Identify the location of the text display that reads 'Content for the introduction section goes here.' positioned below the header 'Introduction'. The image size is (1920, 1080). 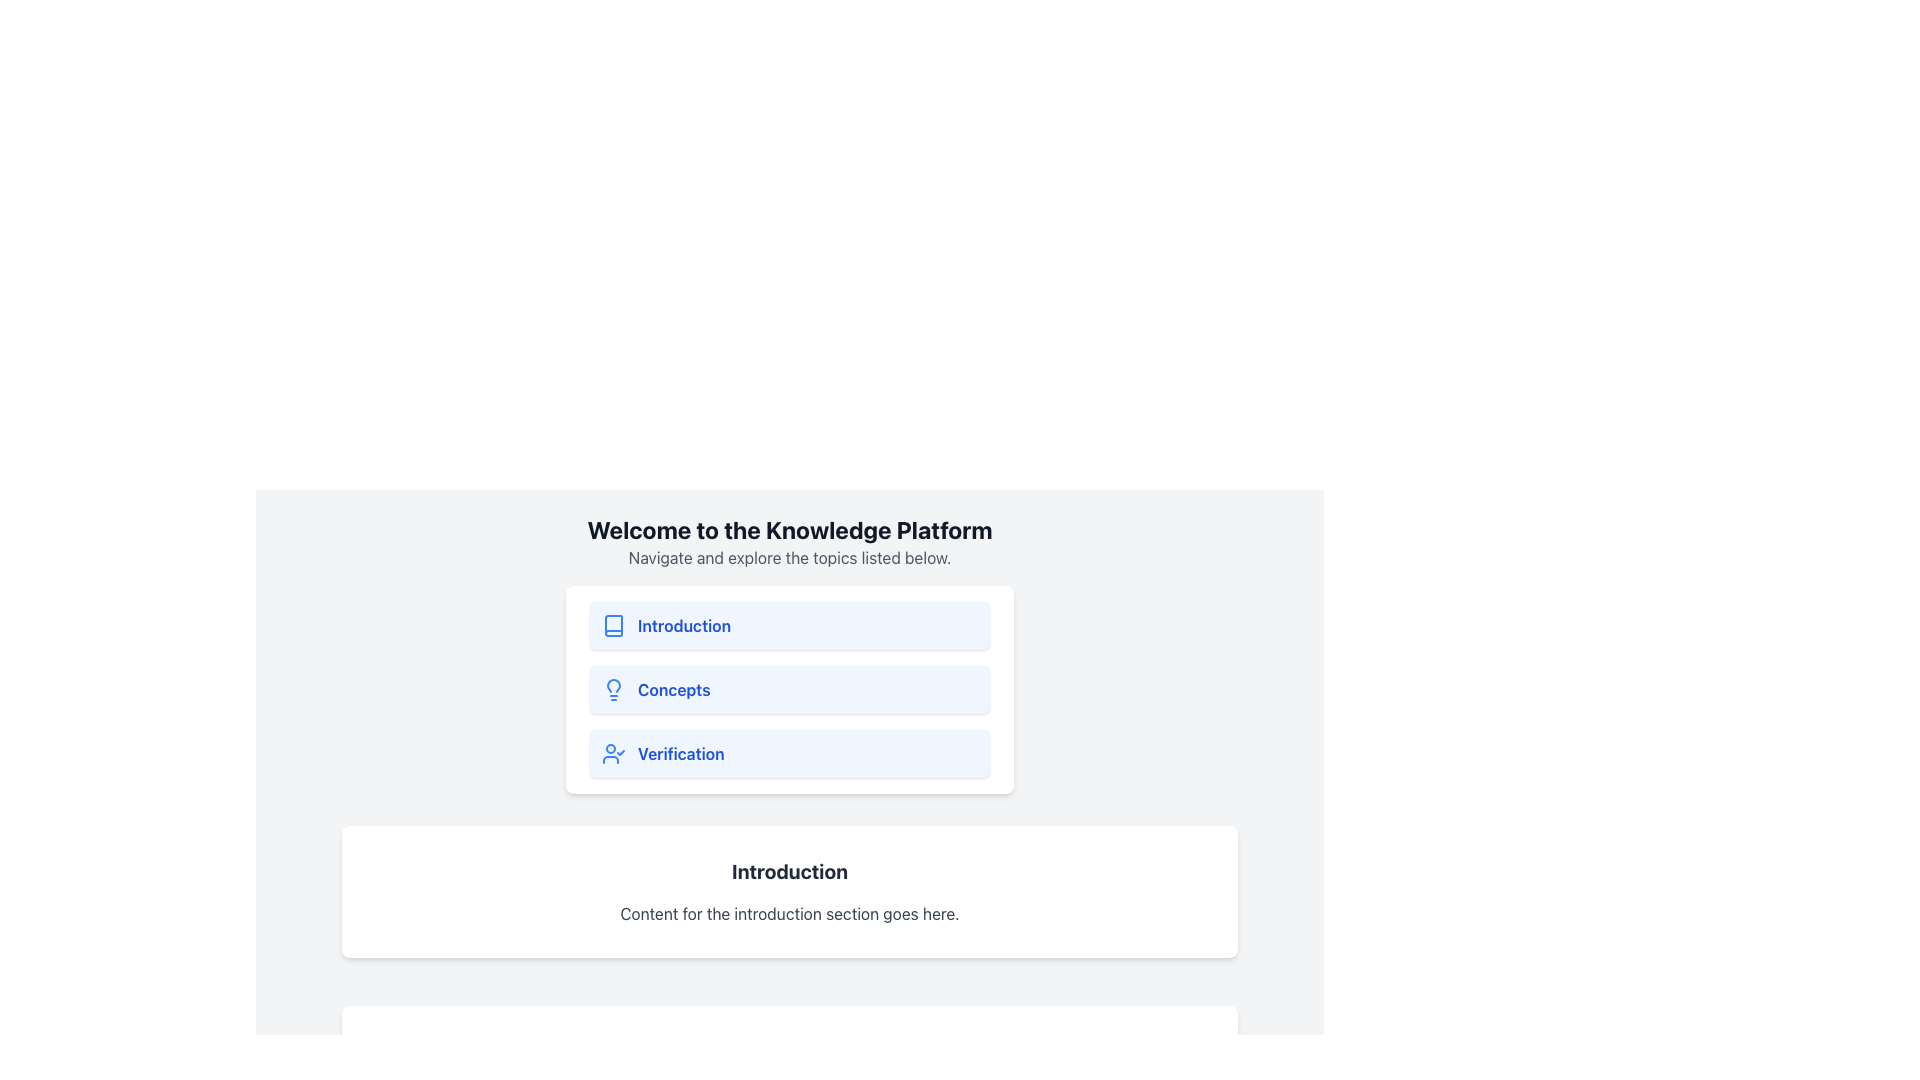
(789, 914).